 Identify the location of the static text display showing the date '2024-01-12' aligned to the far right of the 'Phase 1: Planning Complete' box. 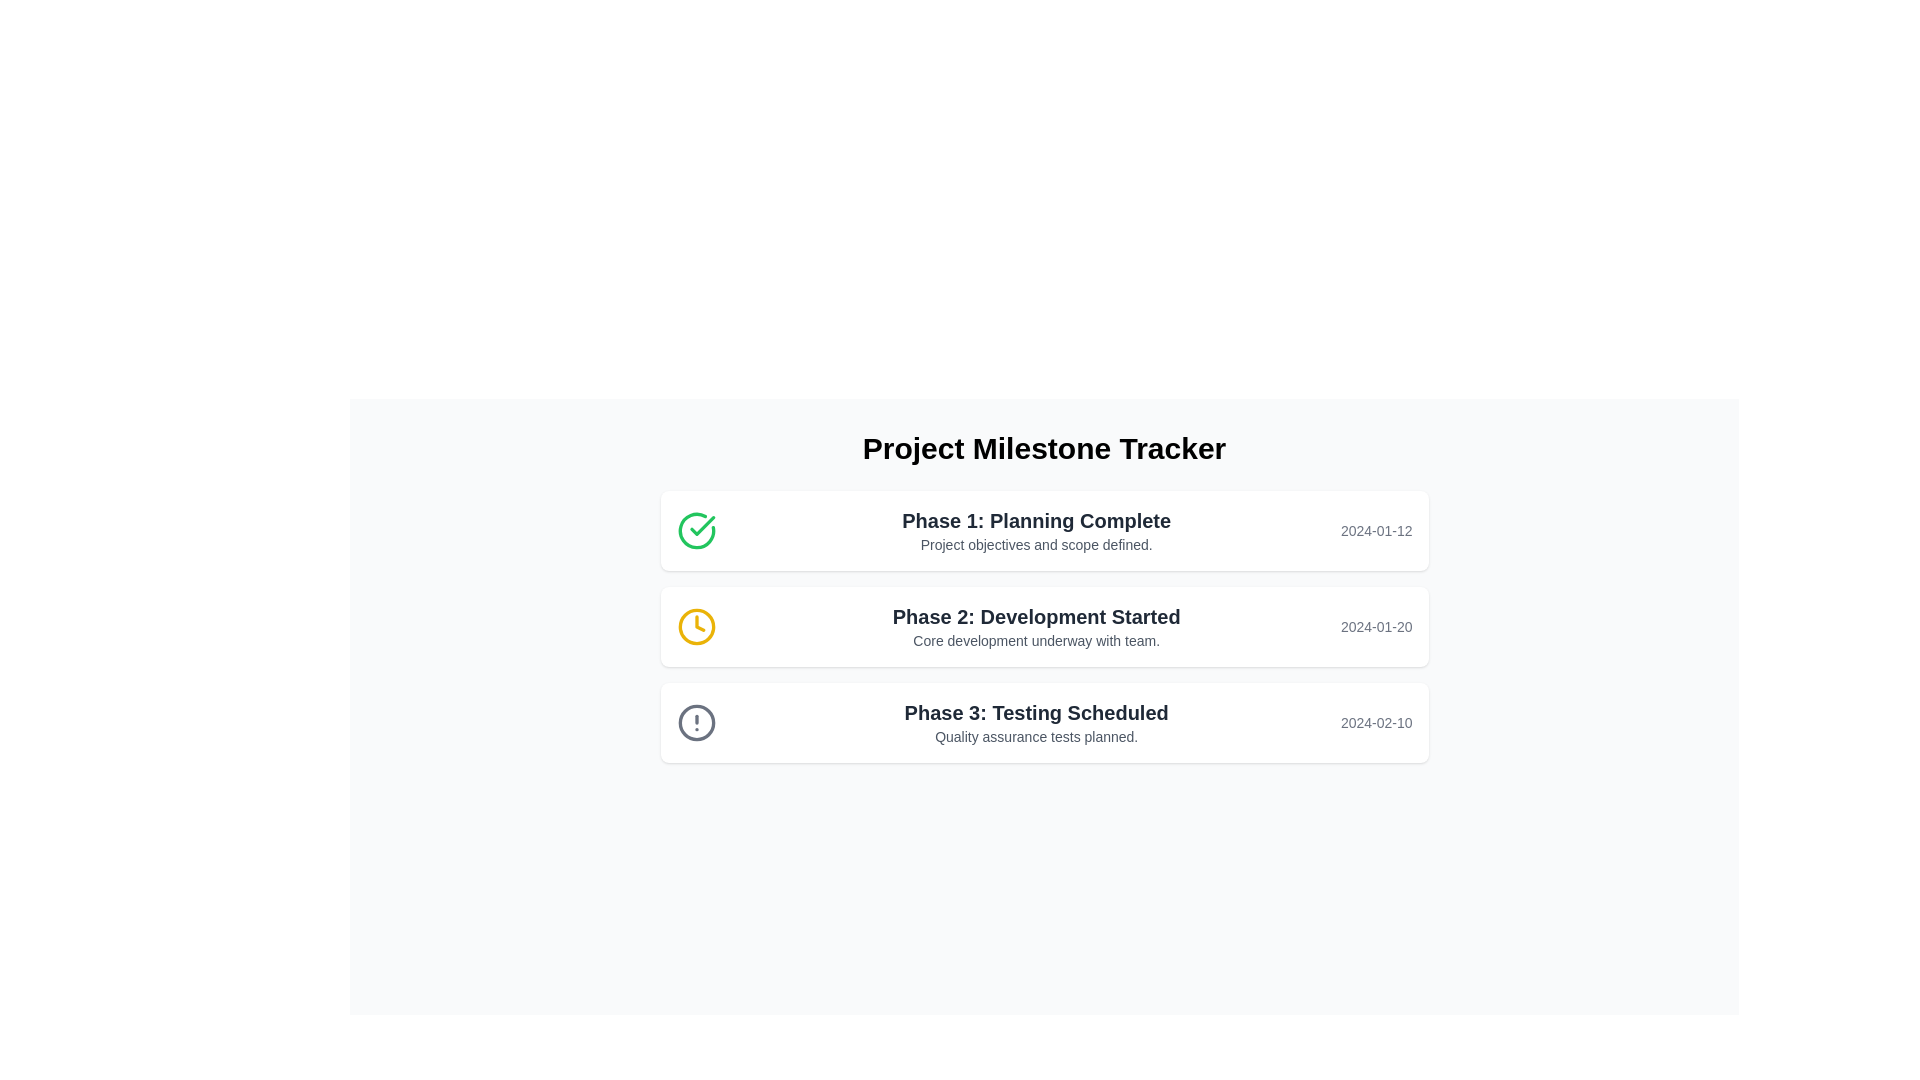
(1375, 530).